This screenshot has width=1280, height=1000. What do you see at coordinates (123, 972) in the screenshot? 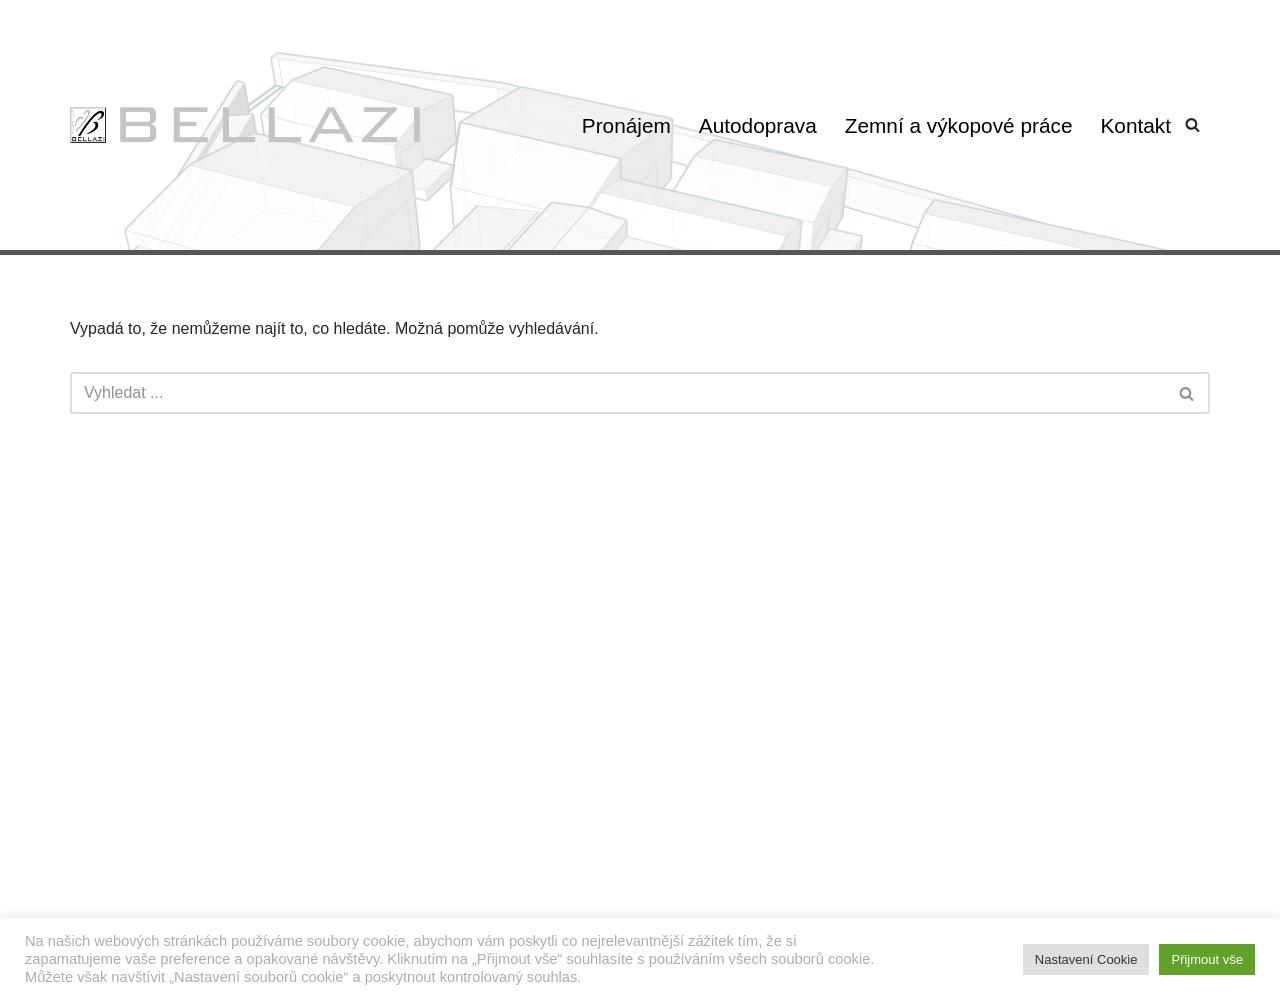
I see `'WordPress'` at bounding box center [123, 972].